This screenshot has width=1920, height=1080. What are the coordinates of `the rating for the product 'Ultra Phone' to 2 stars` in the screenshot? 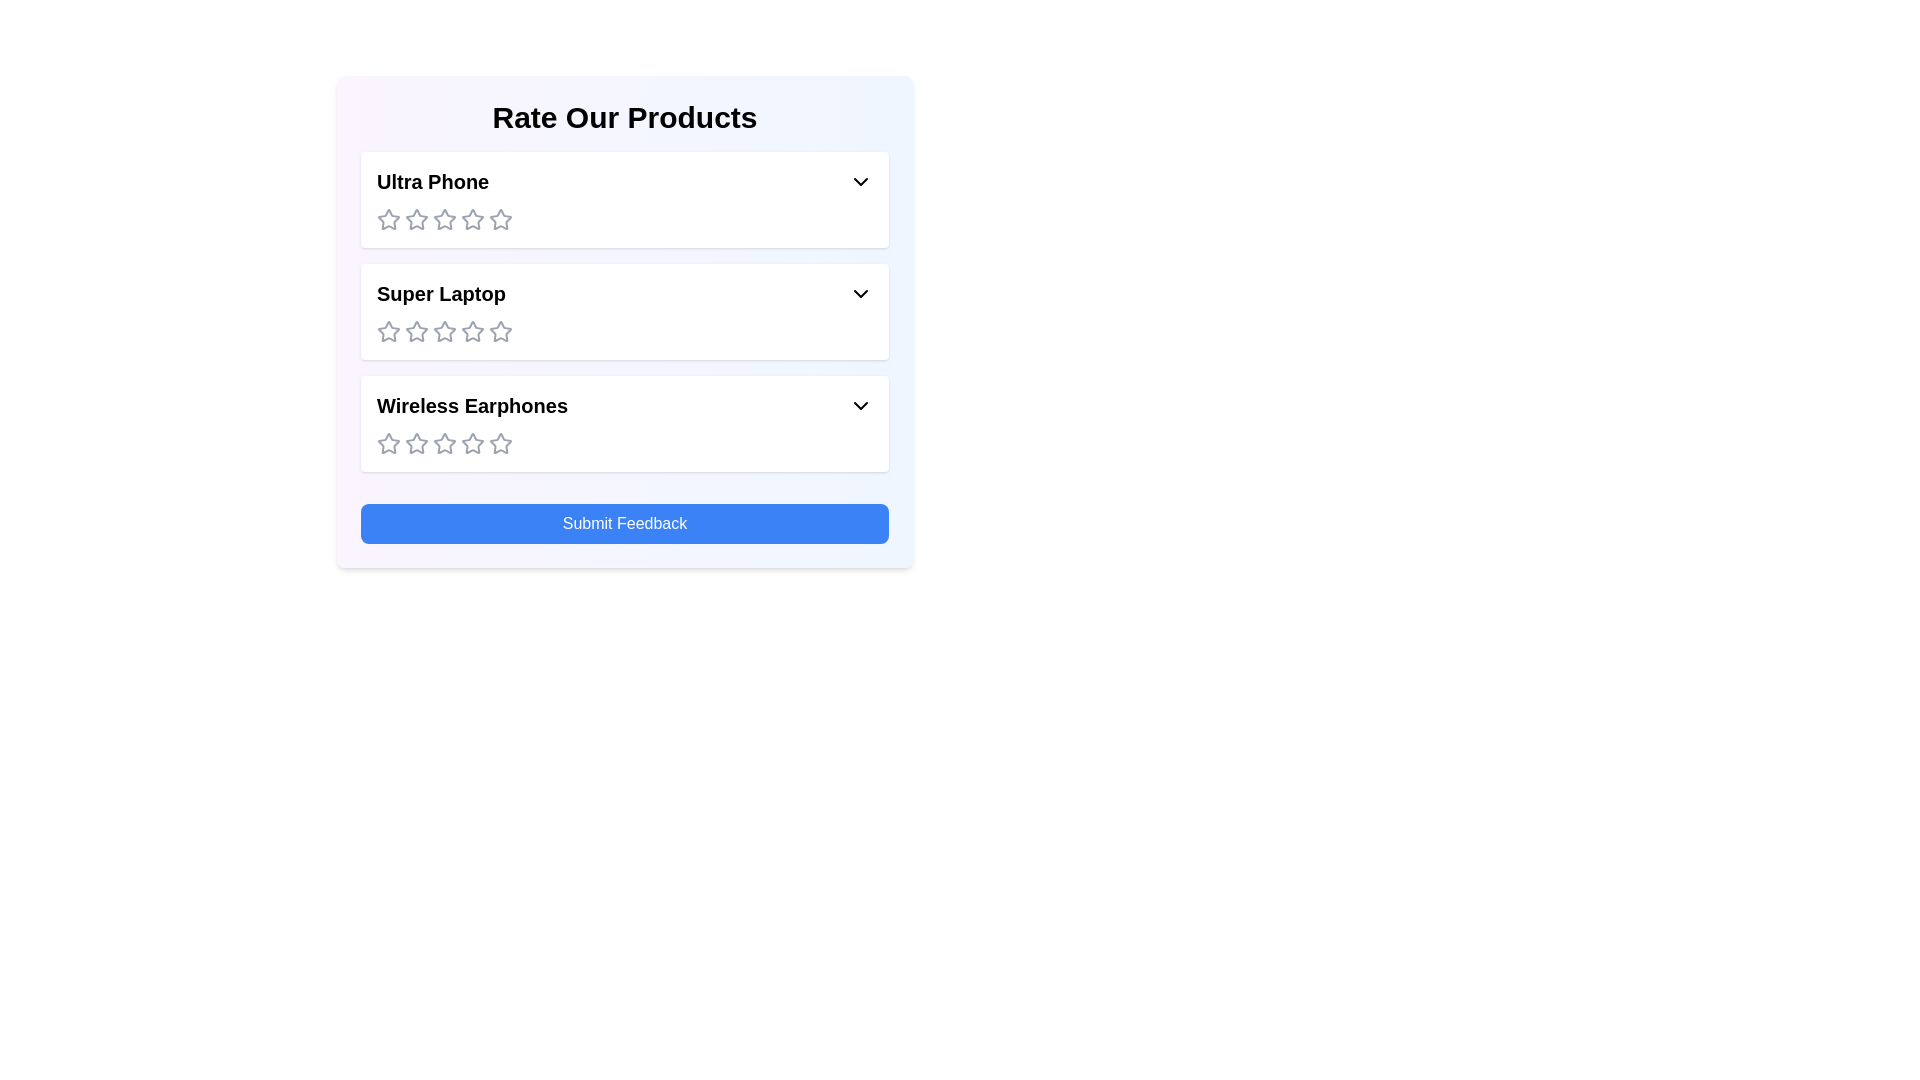 It's located at (416, 219).